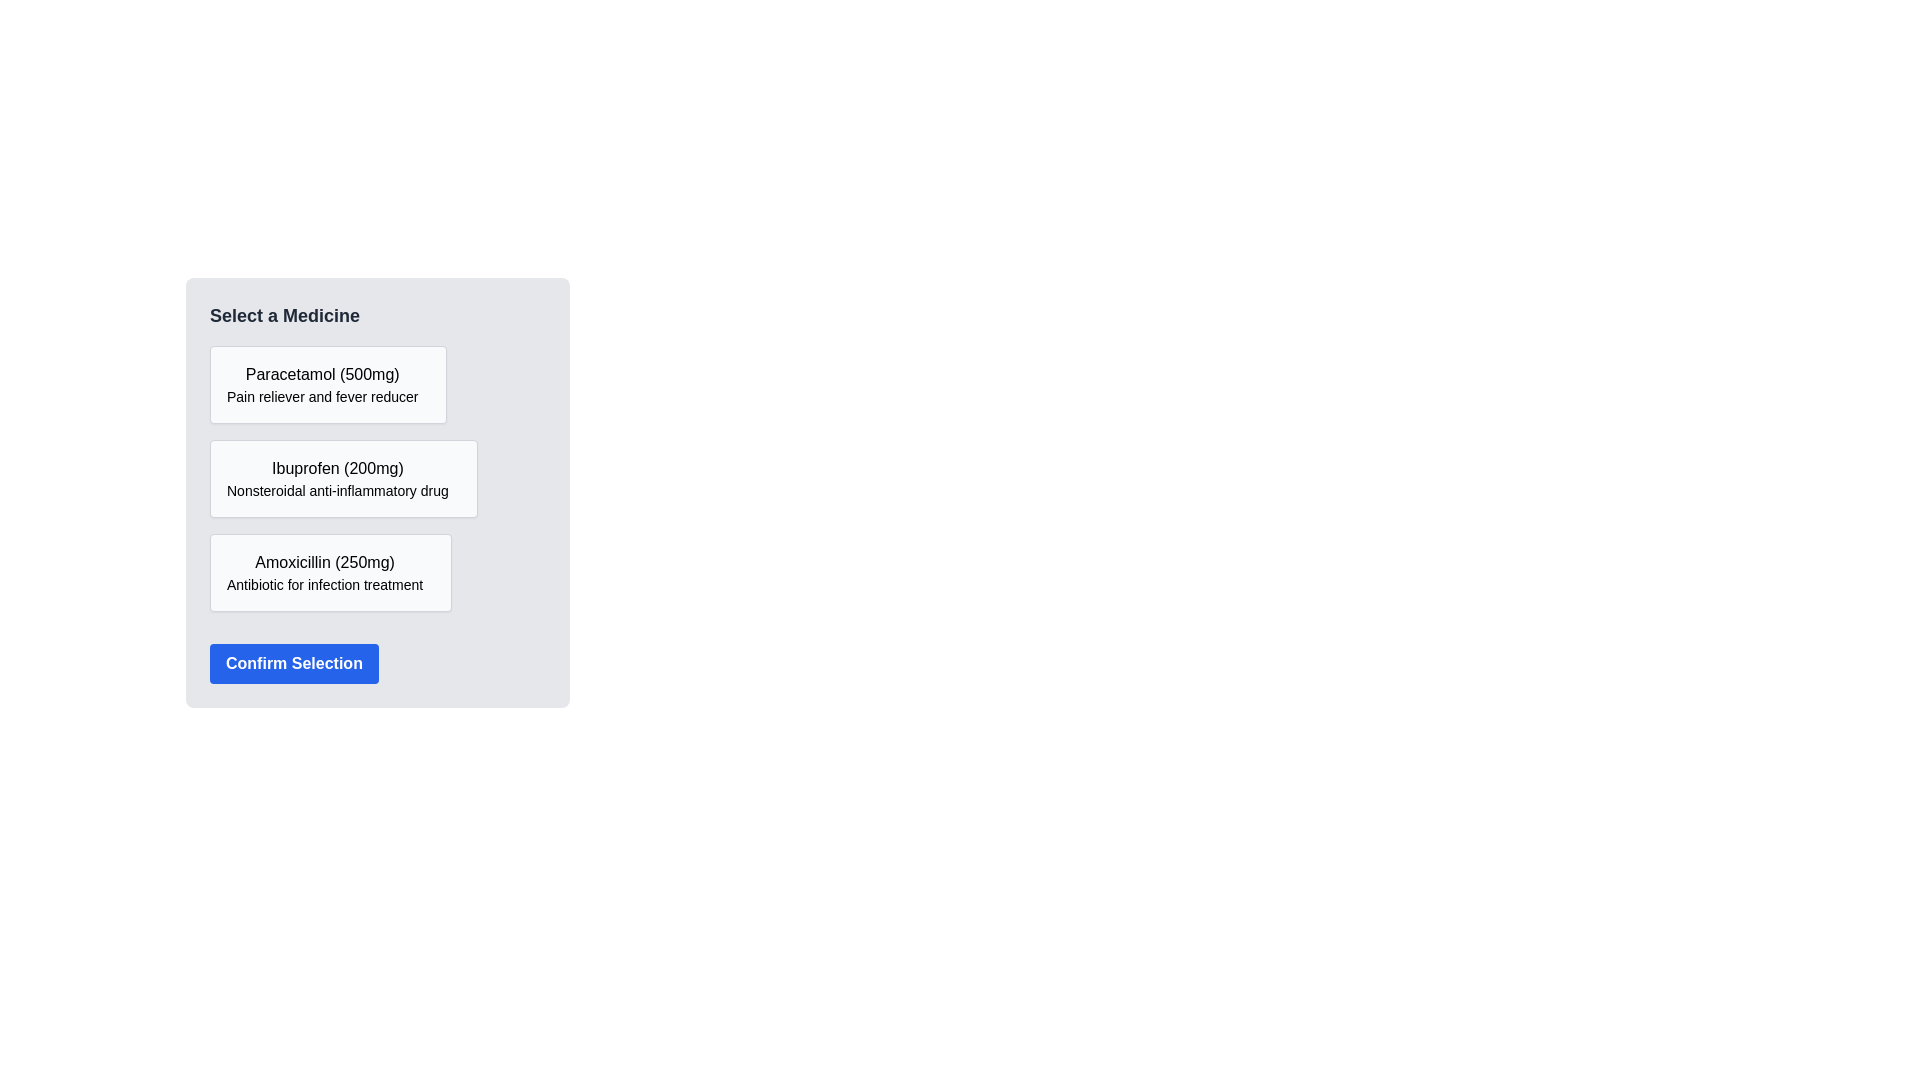 Image resolution: width=1920 pixels, height=1080 pixels. I want to click on the second selectable medicine option in the list under 'Select a Medicine', so click(343, 478).